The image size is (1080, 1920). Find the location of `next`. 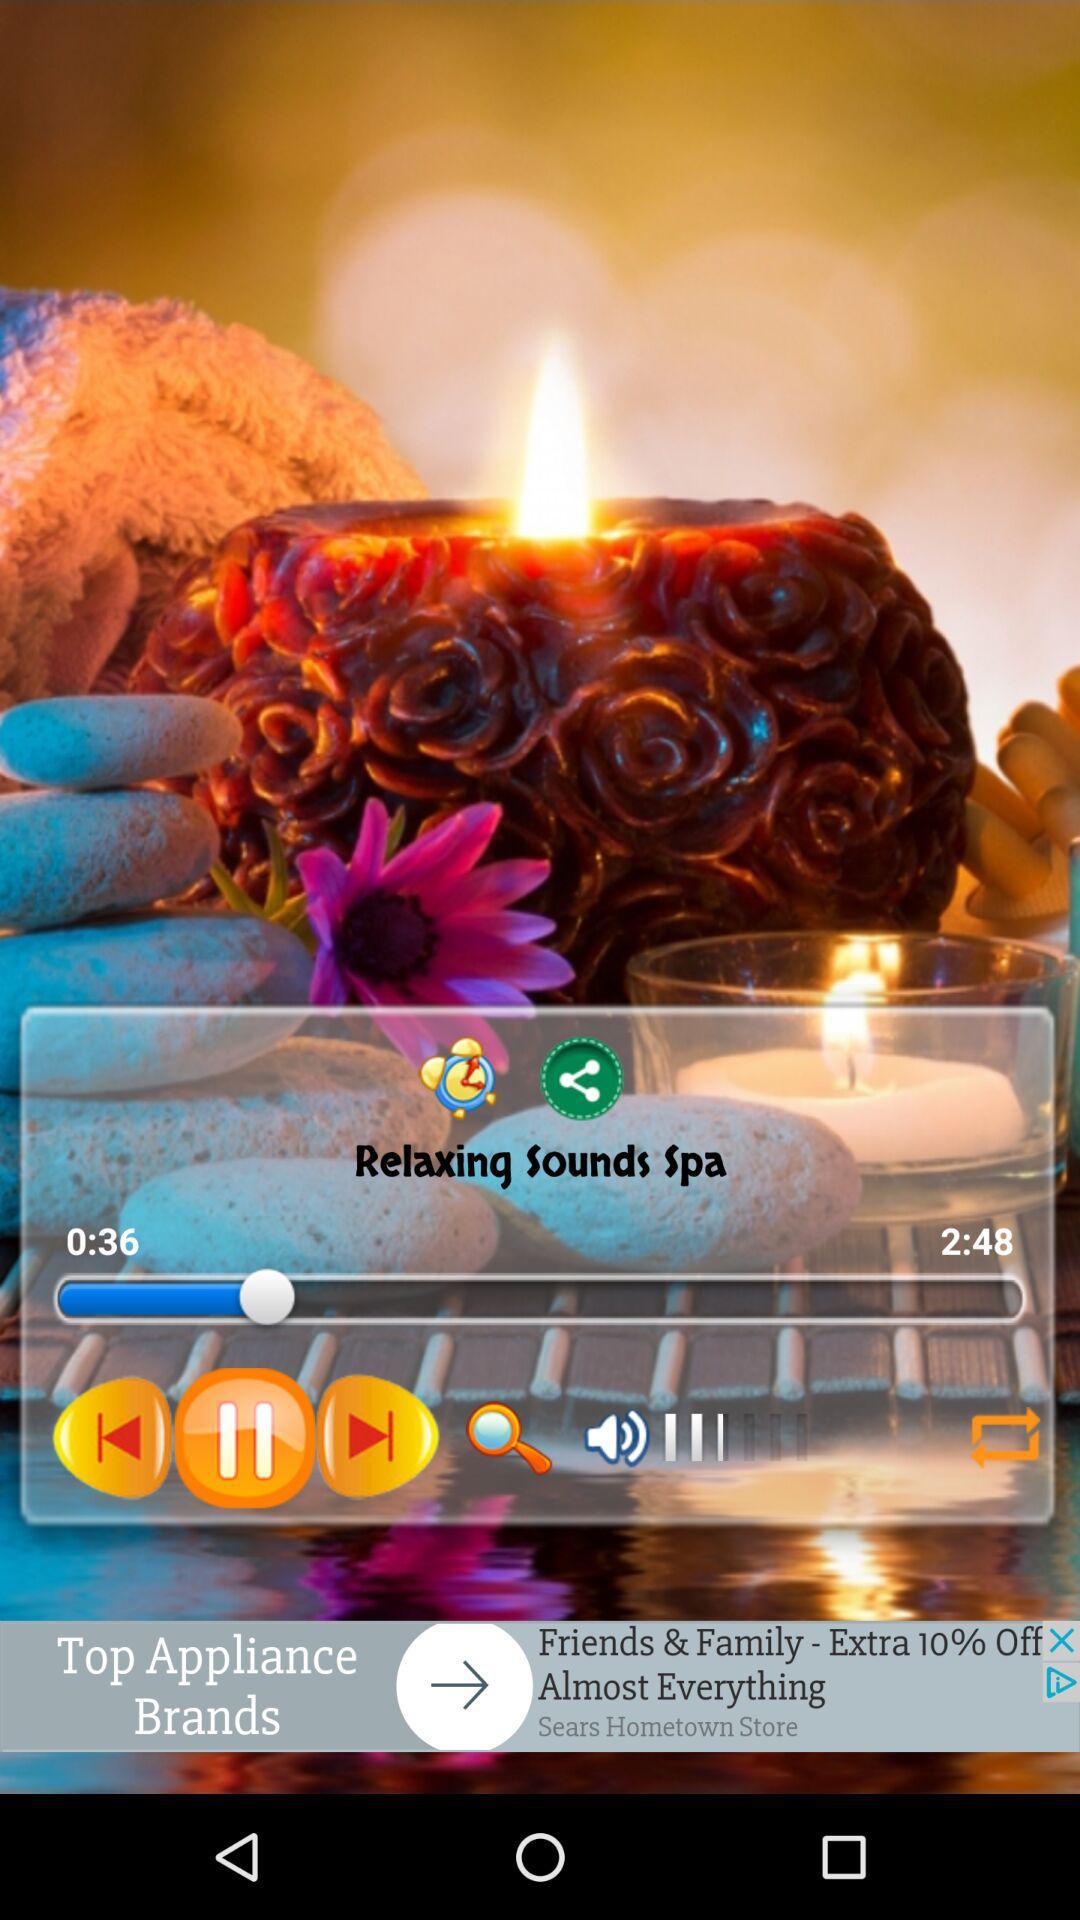

next is located at coordinates (377, 1436).